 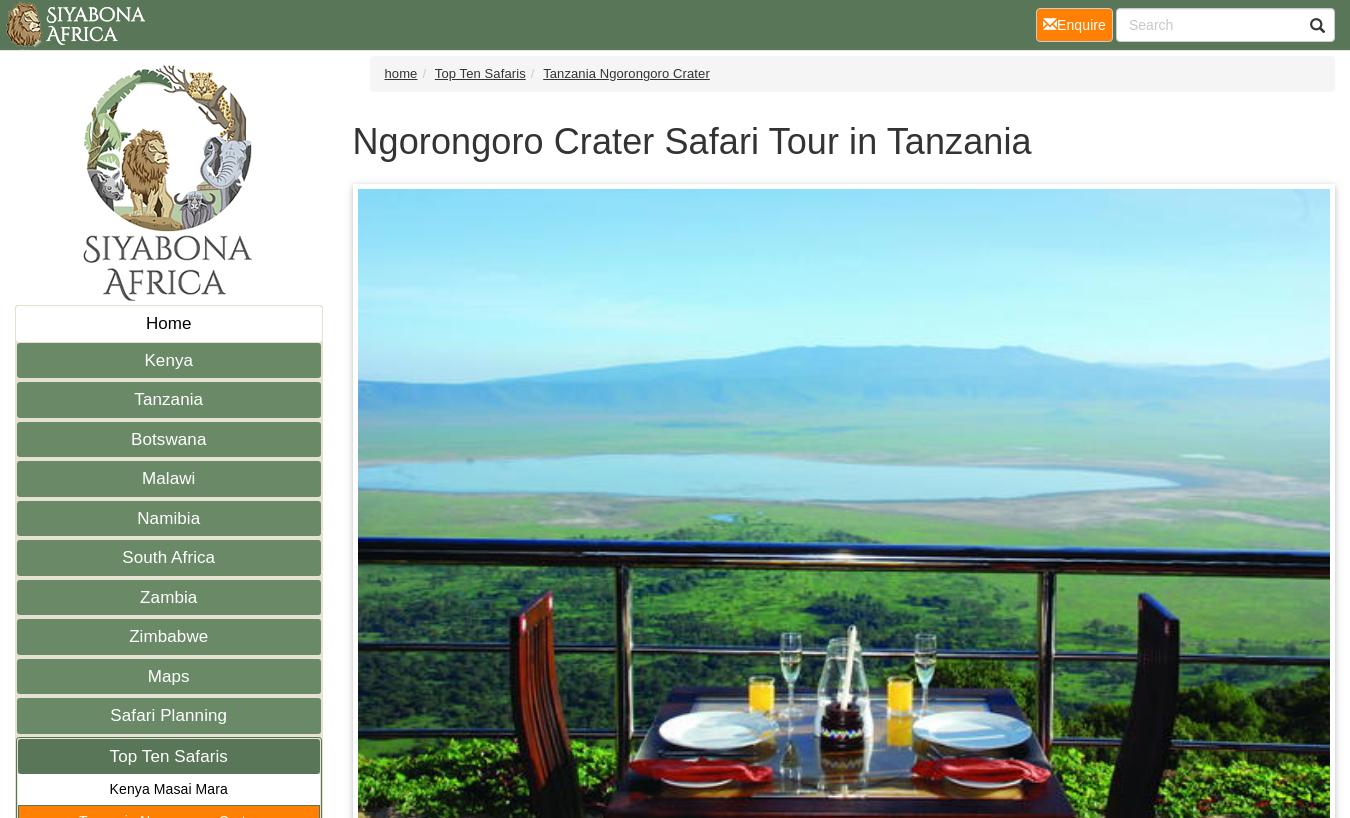 What do you see at coordinates (168, 595) in the screenshot?
I see `'Zambia'` at bounding box center [168, 595].